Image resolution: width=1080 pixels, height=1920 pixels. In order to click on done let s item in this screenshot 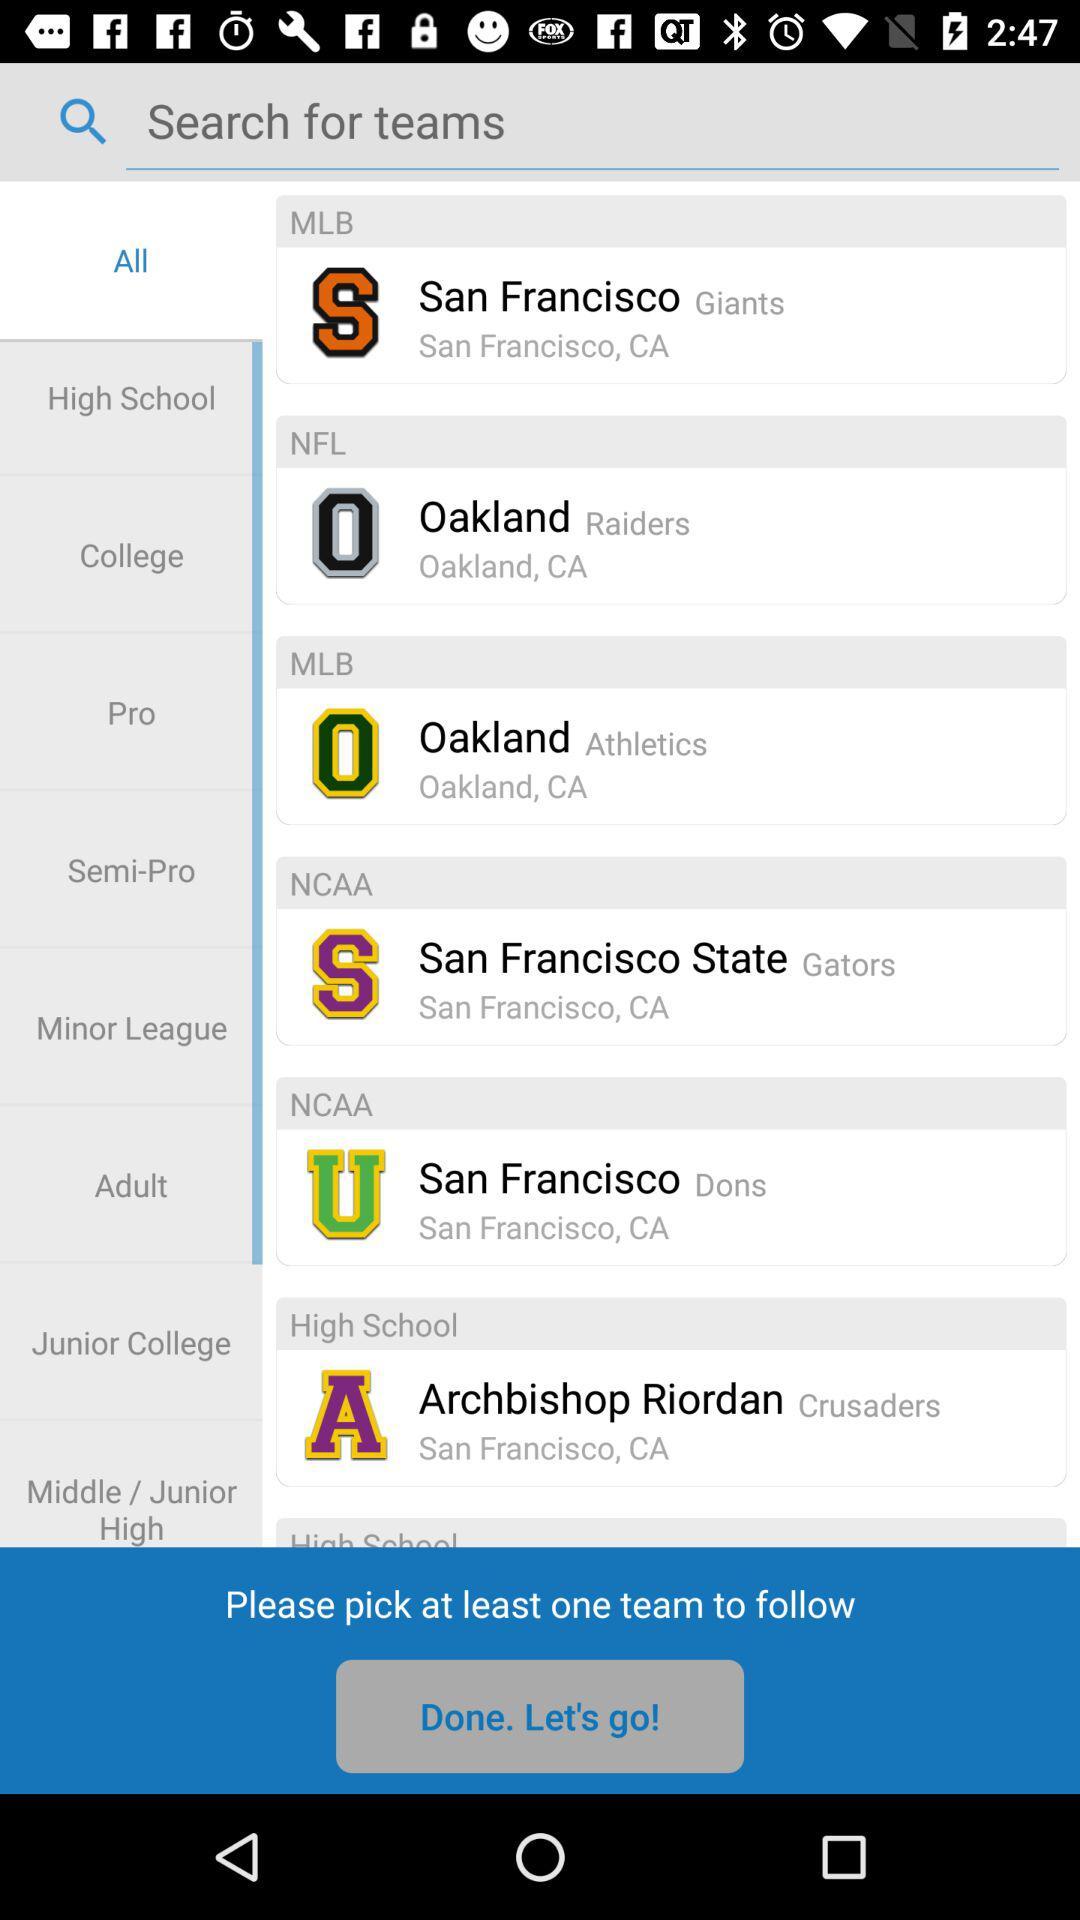, I will do `click(540, 1715)`.